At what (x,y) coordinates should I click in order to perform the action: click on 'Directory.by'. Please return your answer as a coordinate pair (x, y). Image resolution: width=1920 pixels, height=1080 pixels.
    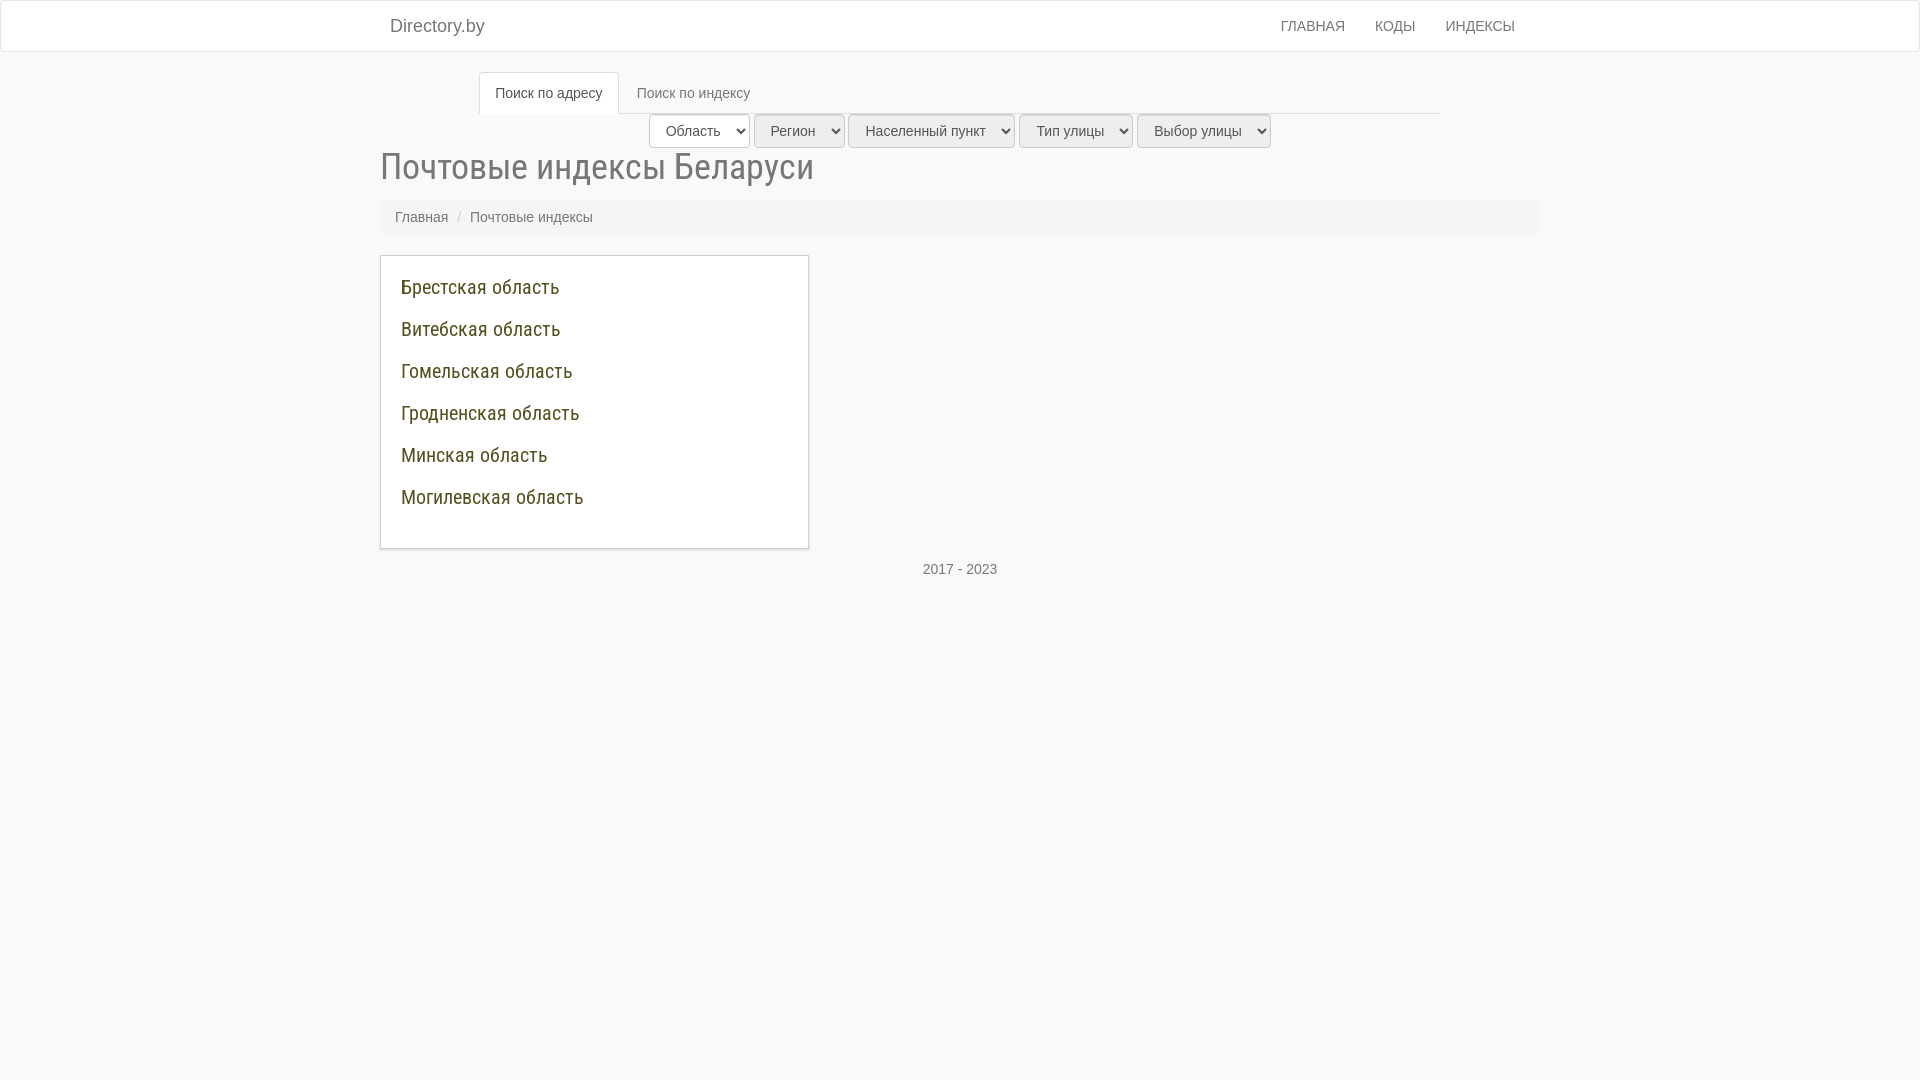
    Looking at the image, I should click on (436, 26).